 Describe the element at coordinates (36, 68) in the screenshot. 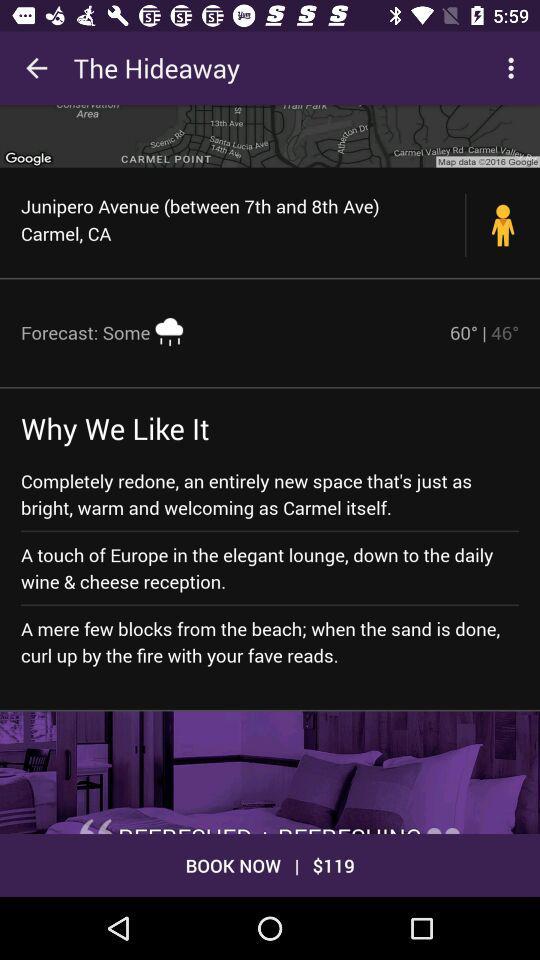

I see `the icon next to the hideaway item` at that location.